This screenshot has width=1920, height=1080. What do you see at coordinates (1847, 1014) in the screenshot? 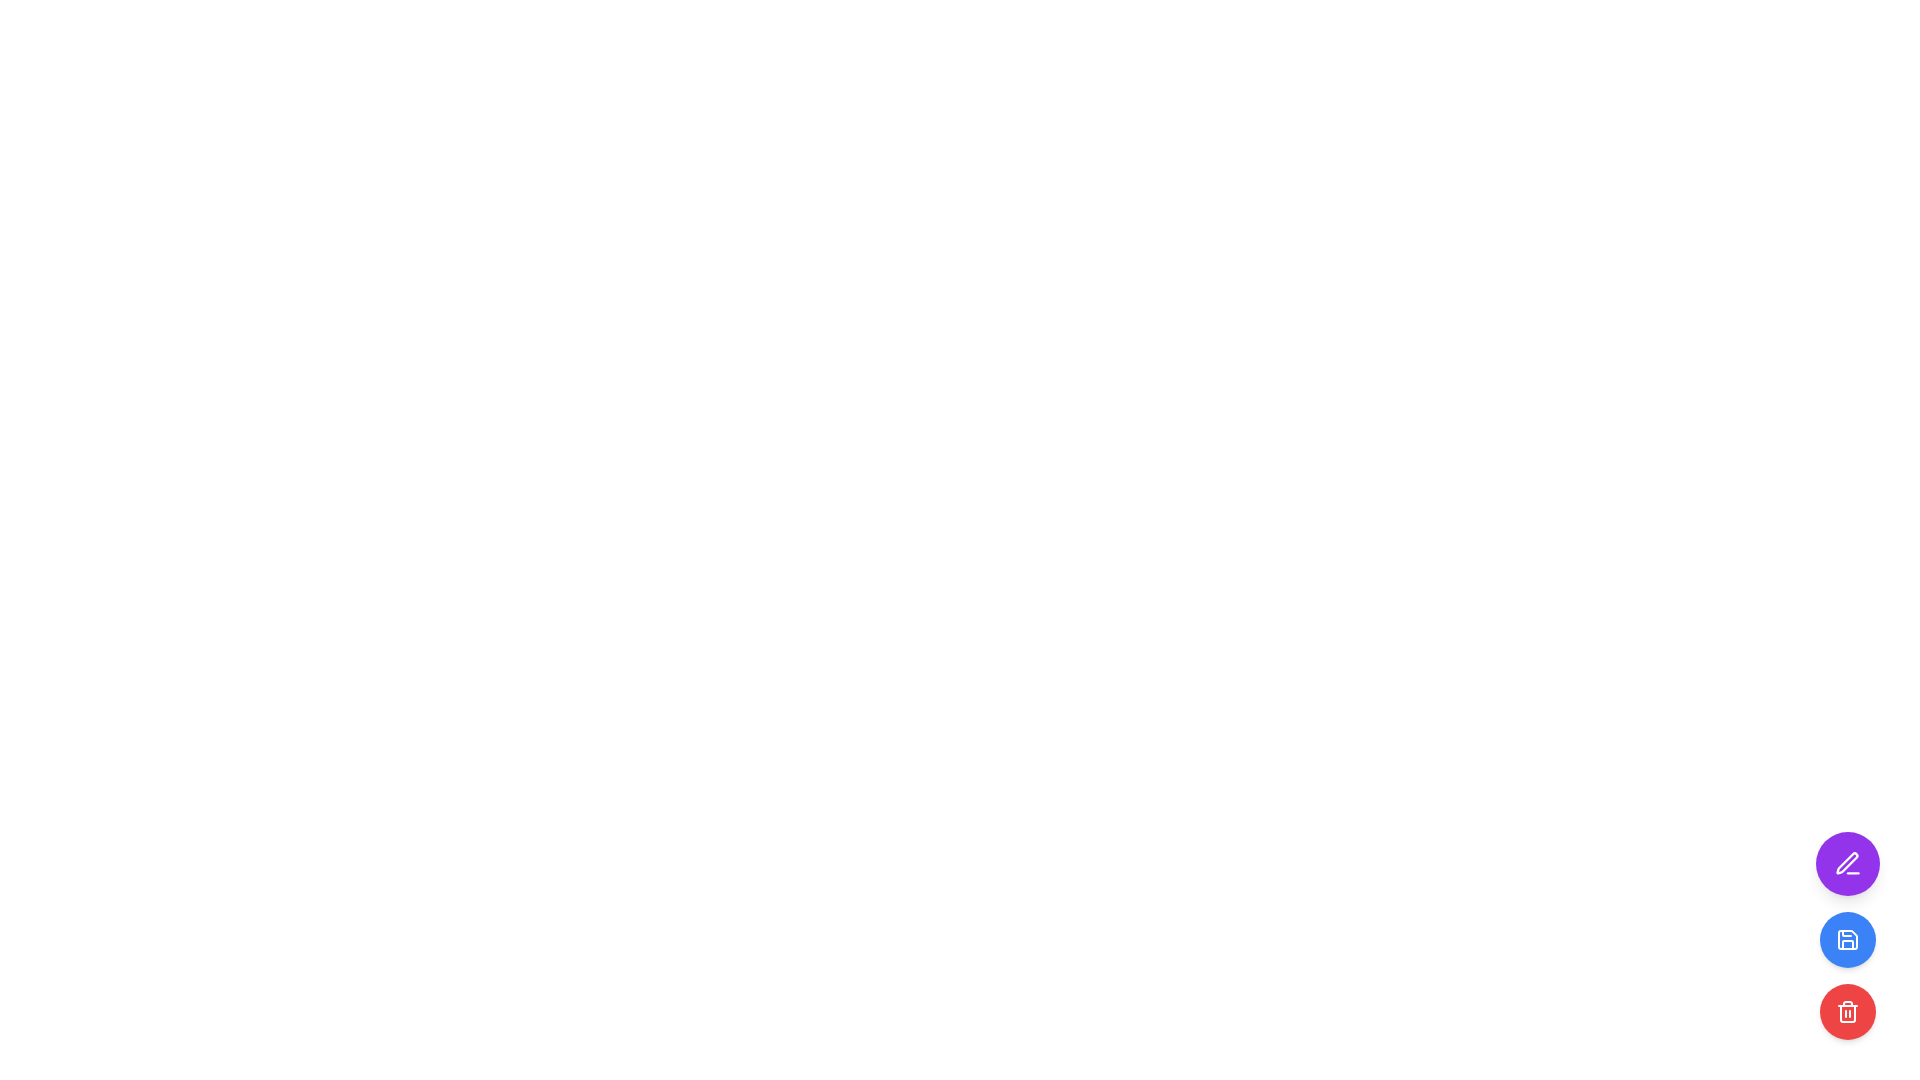
I see `the trash can icon located in the red circular button at the bottom right corner of the vertical button stack` at bounding box center [1847, 1014].